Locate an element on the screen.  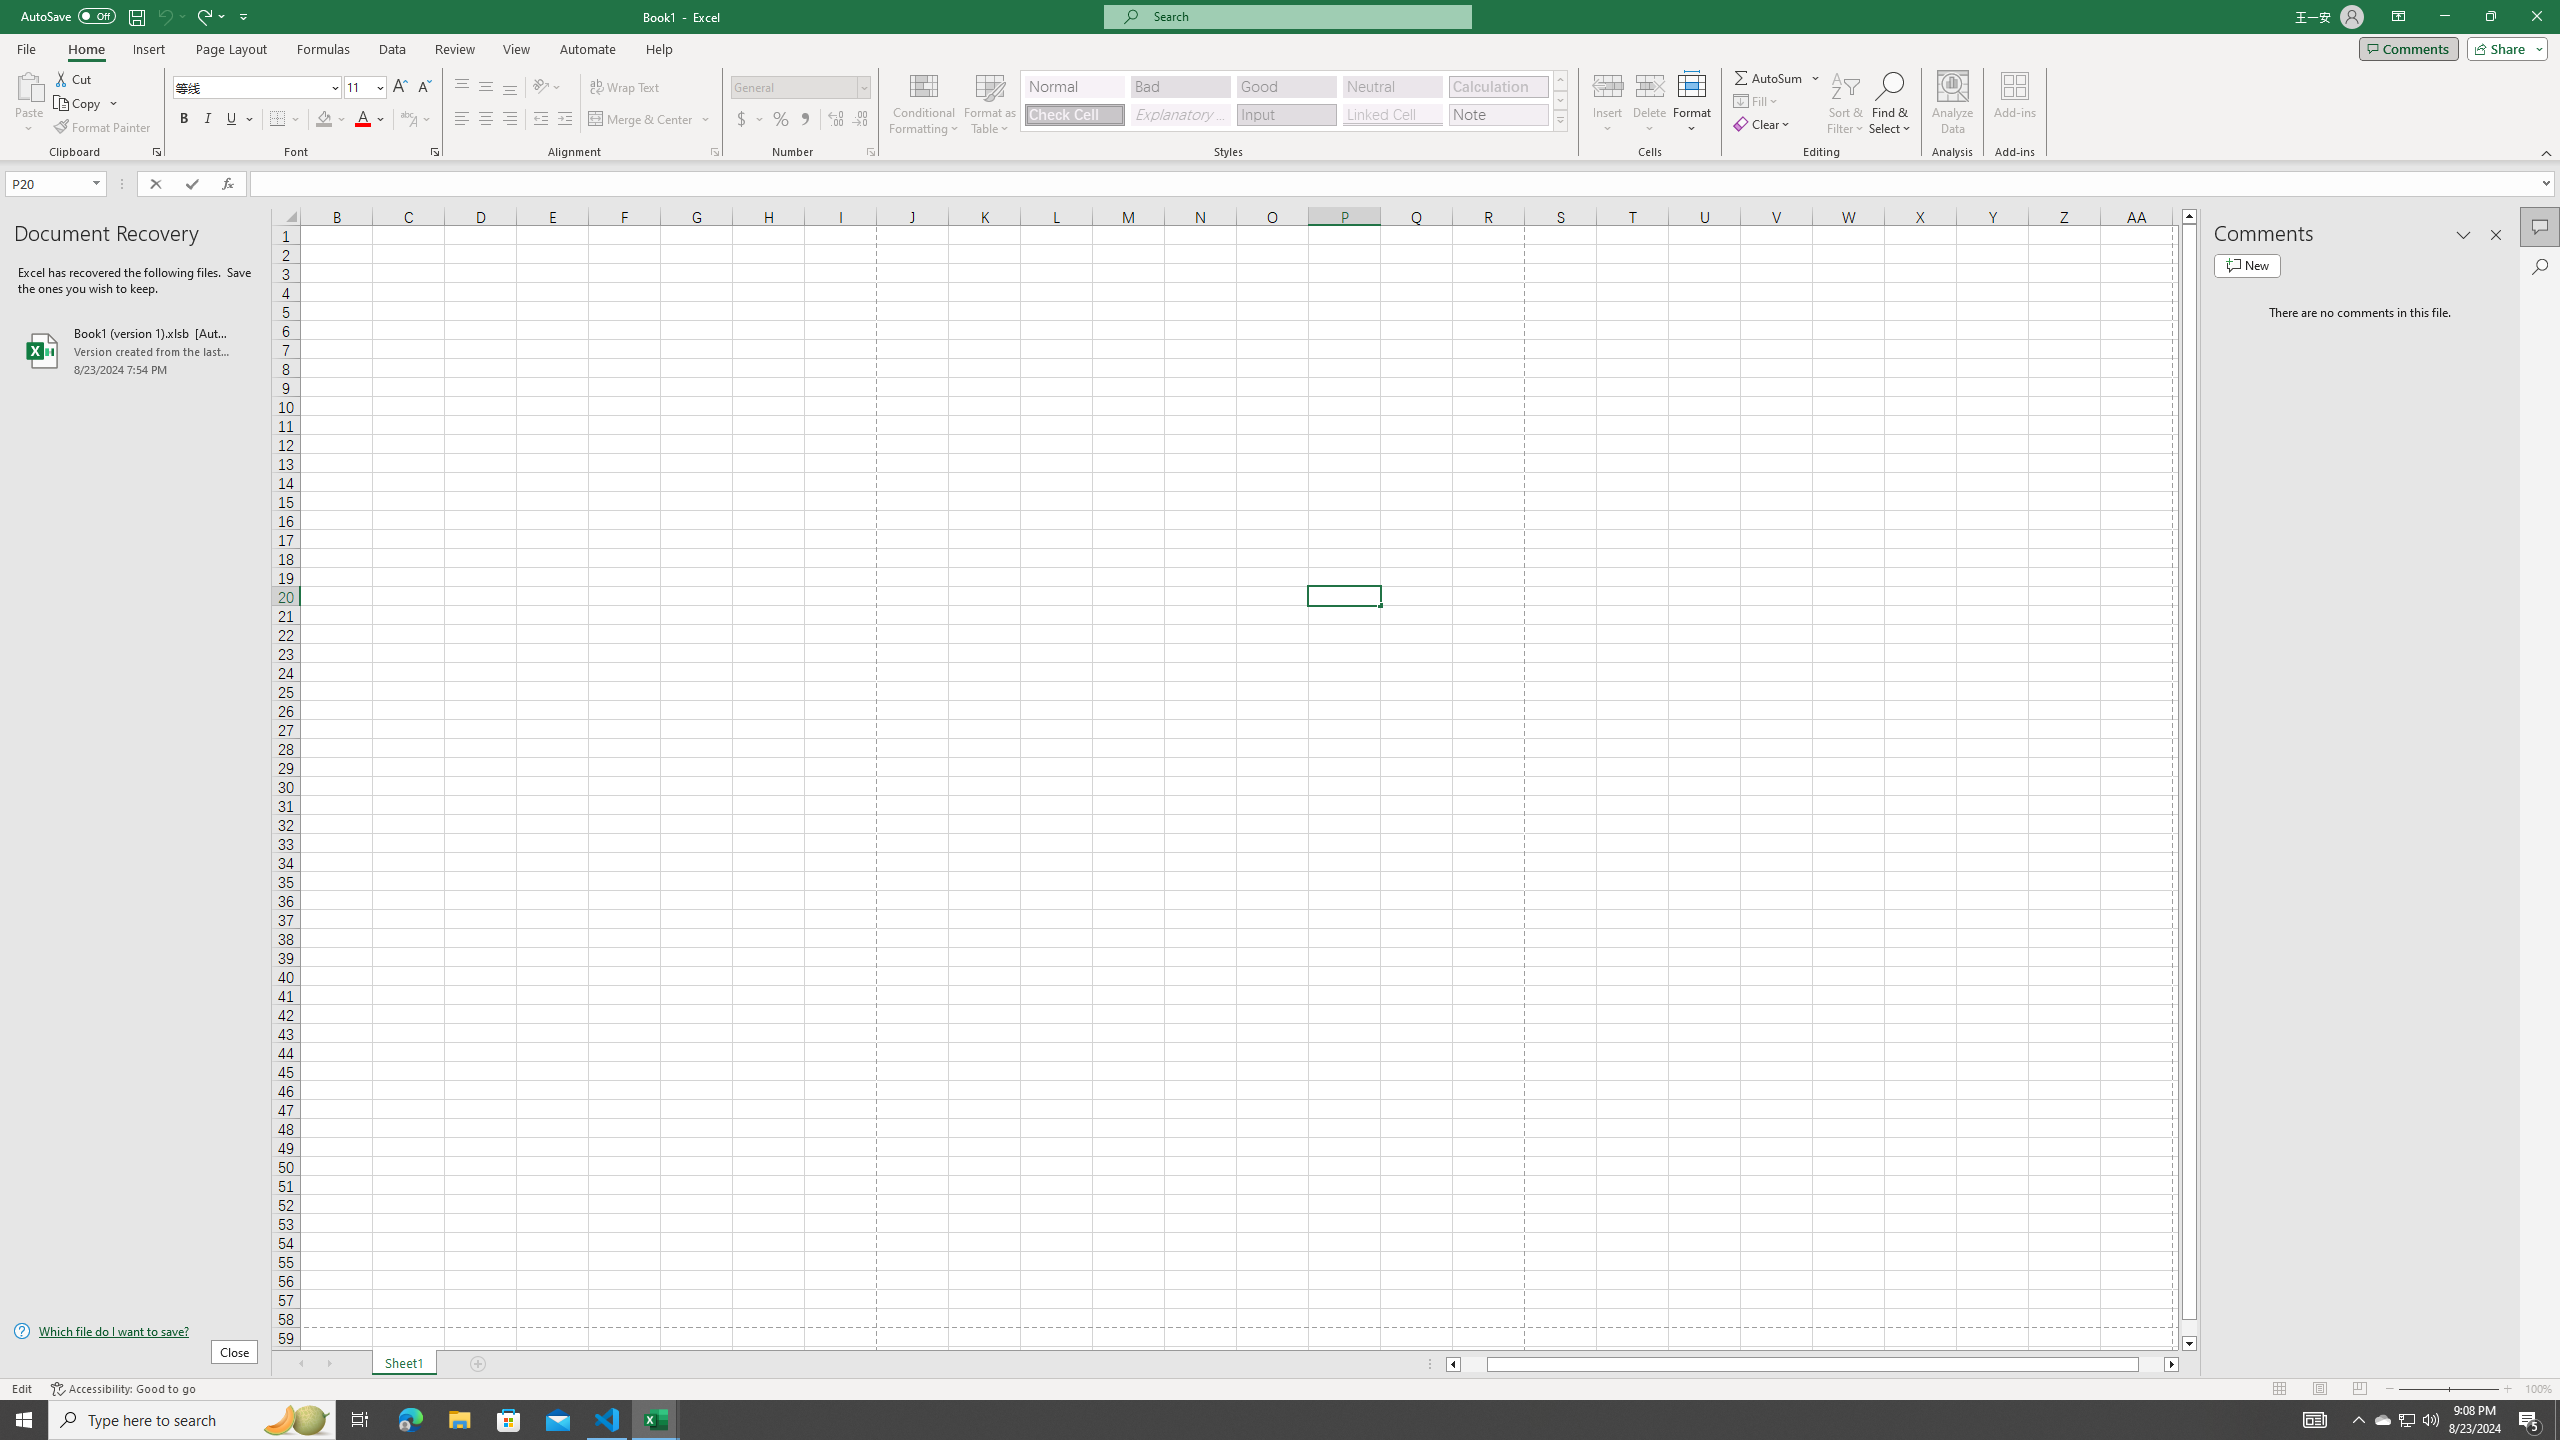
'Explanatory Text' is located at coordinates (1181, 114).